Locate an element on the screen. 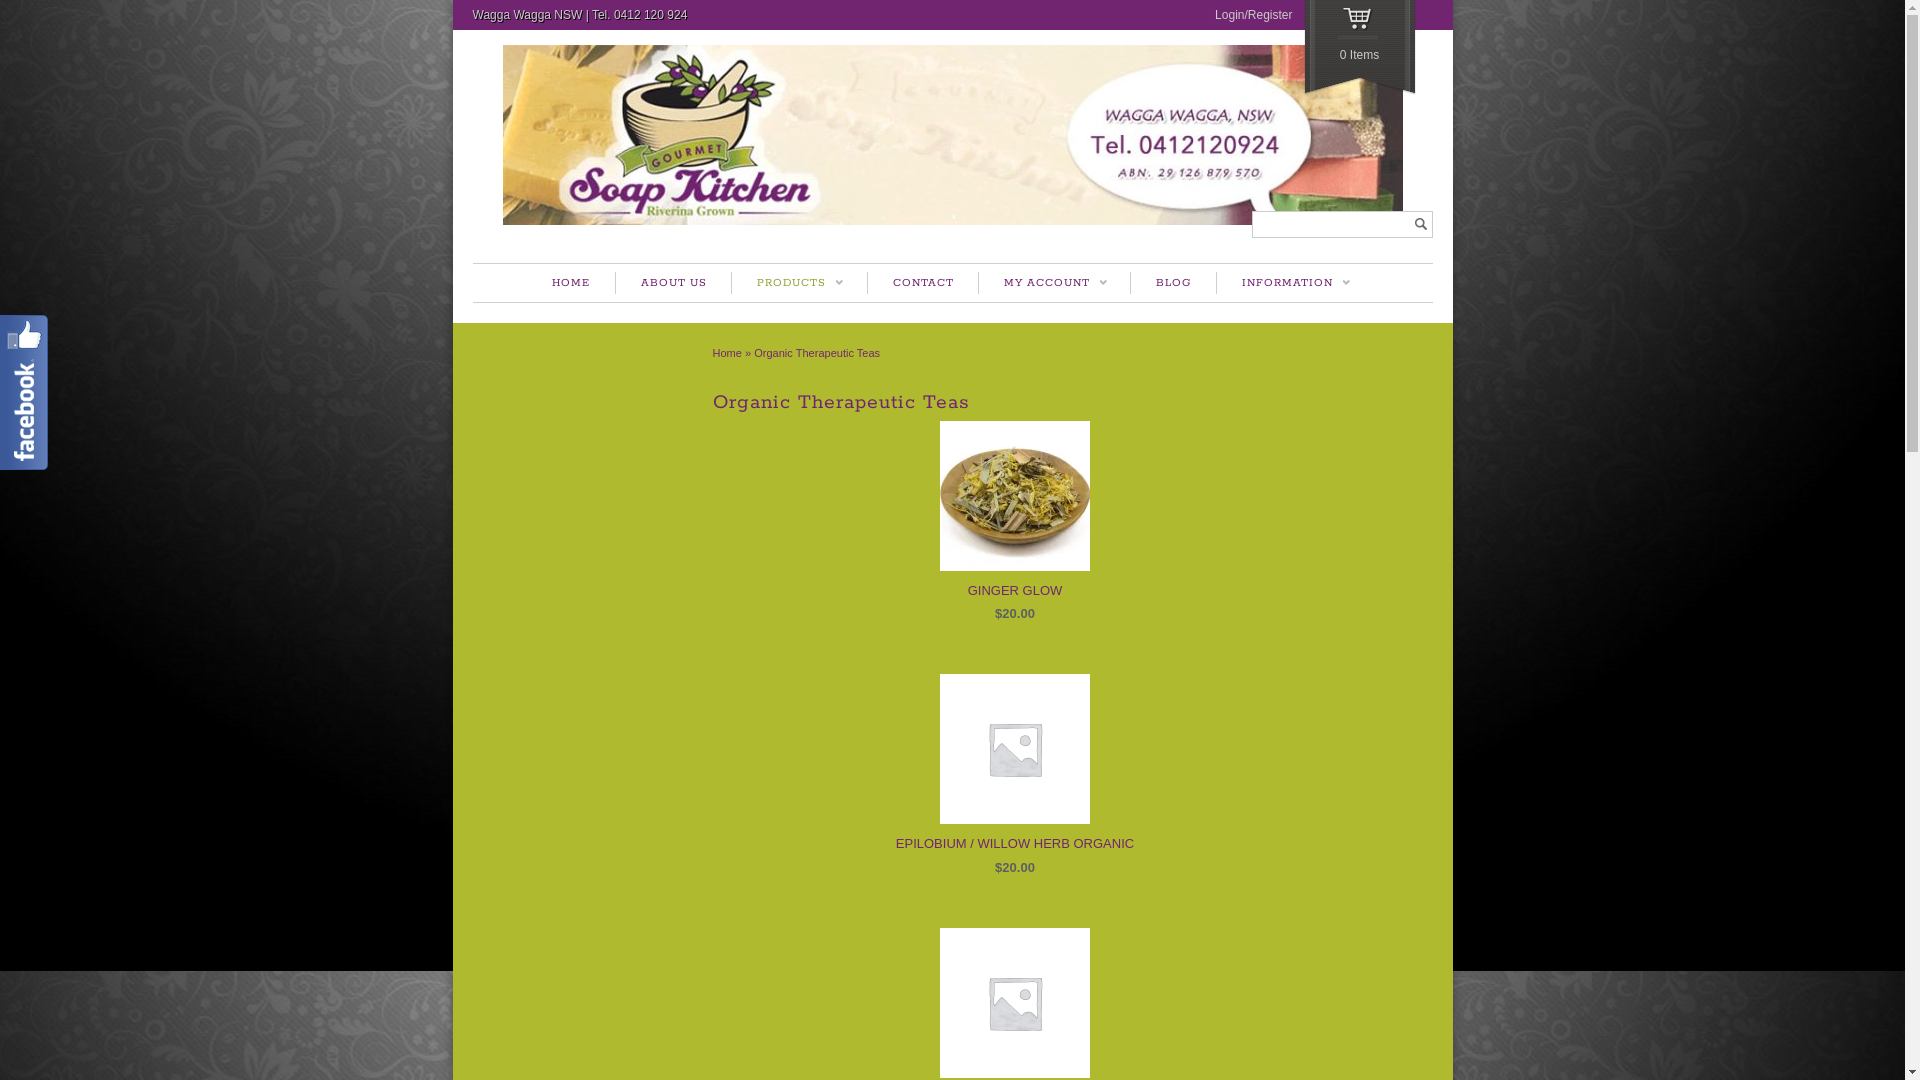  'ABOUT US' is located at coordinates (673, 282).